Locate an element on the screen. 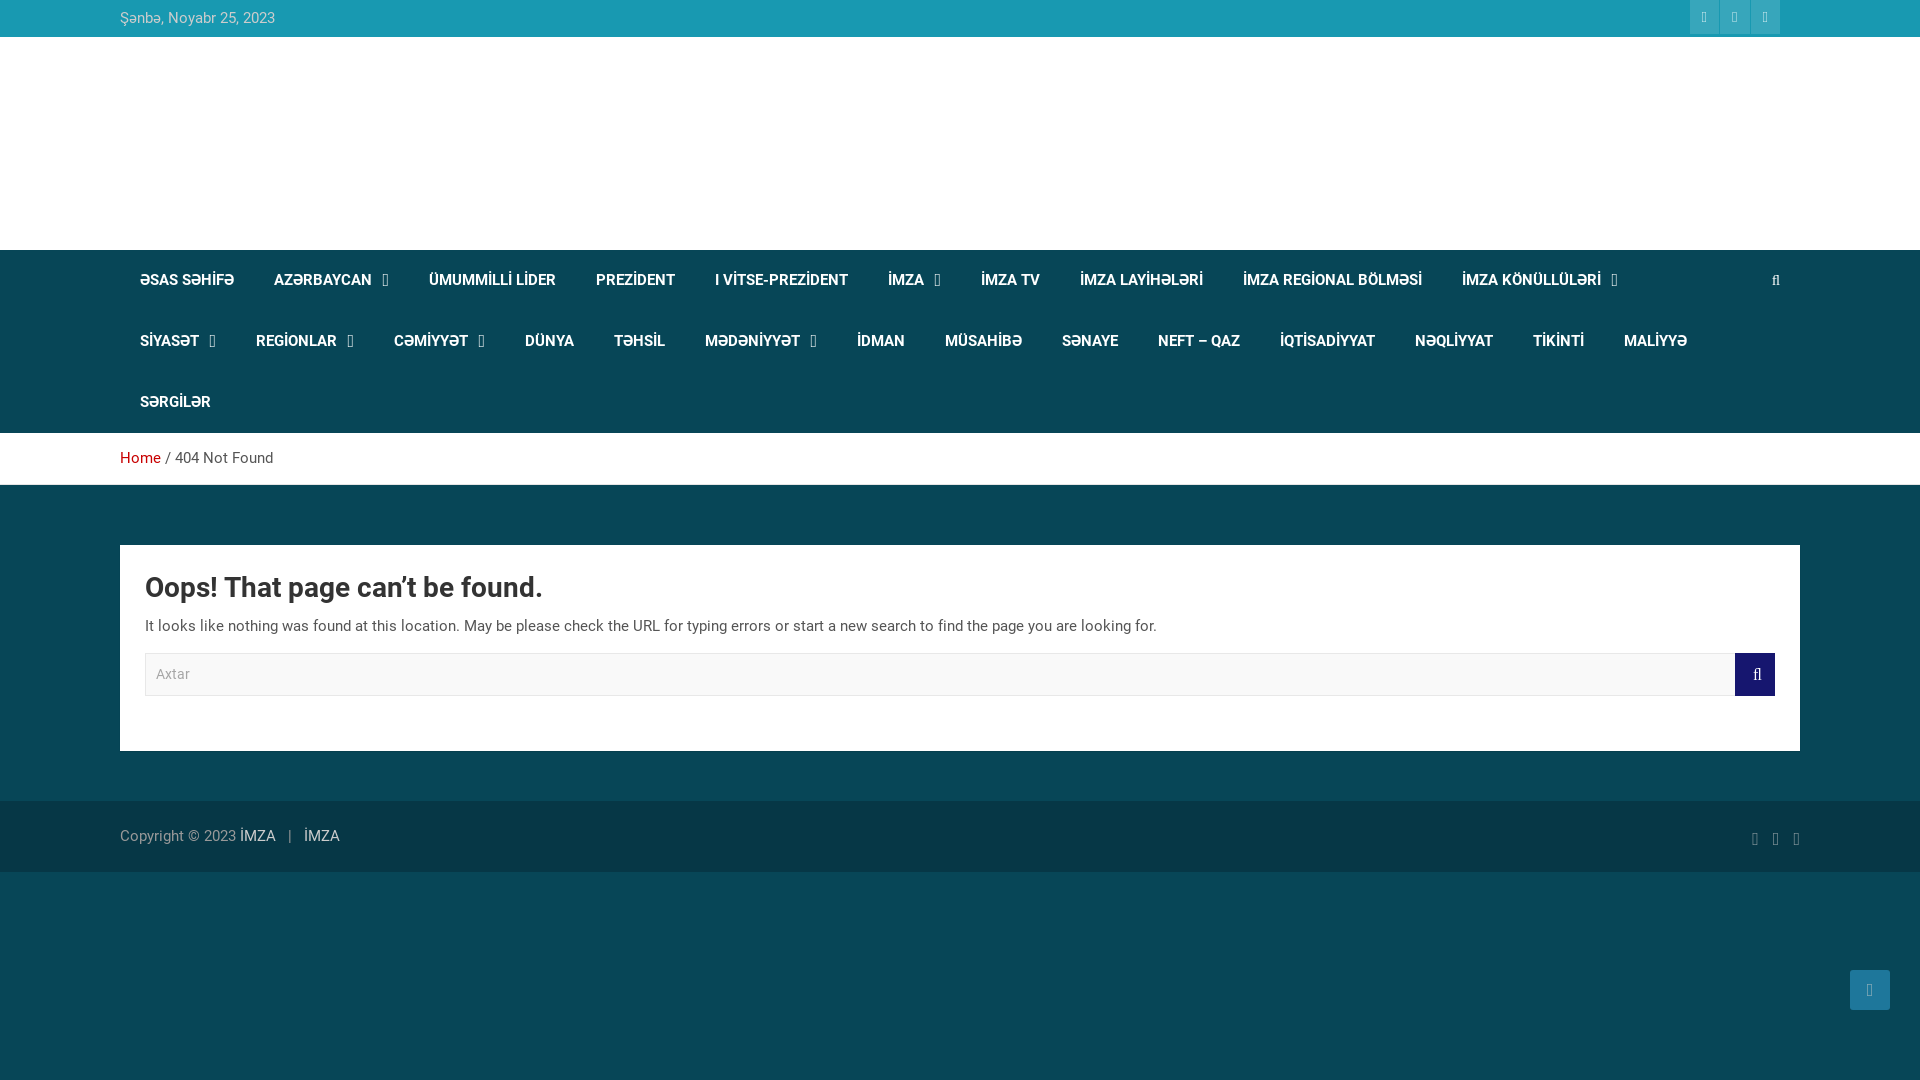 This screenshot has width=1920, height=1080. 'PREZIDENT' is located at coordinates (634, 280).